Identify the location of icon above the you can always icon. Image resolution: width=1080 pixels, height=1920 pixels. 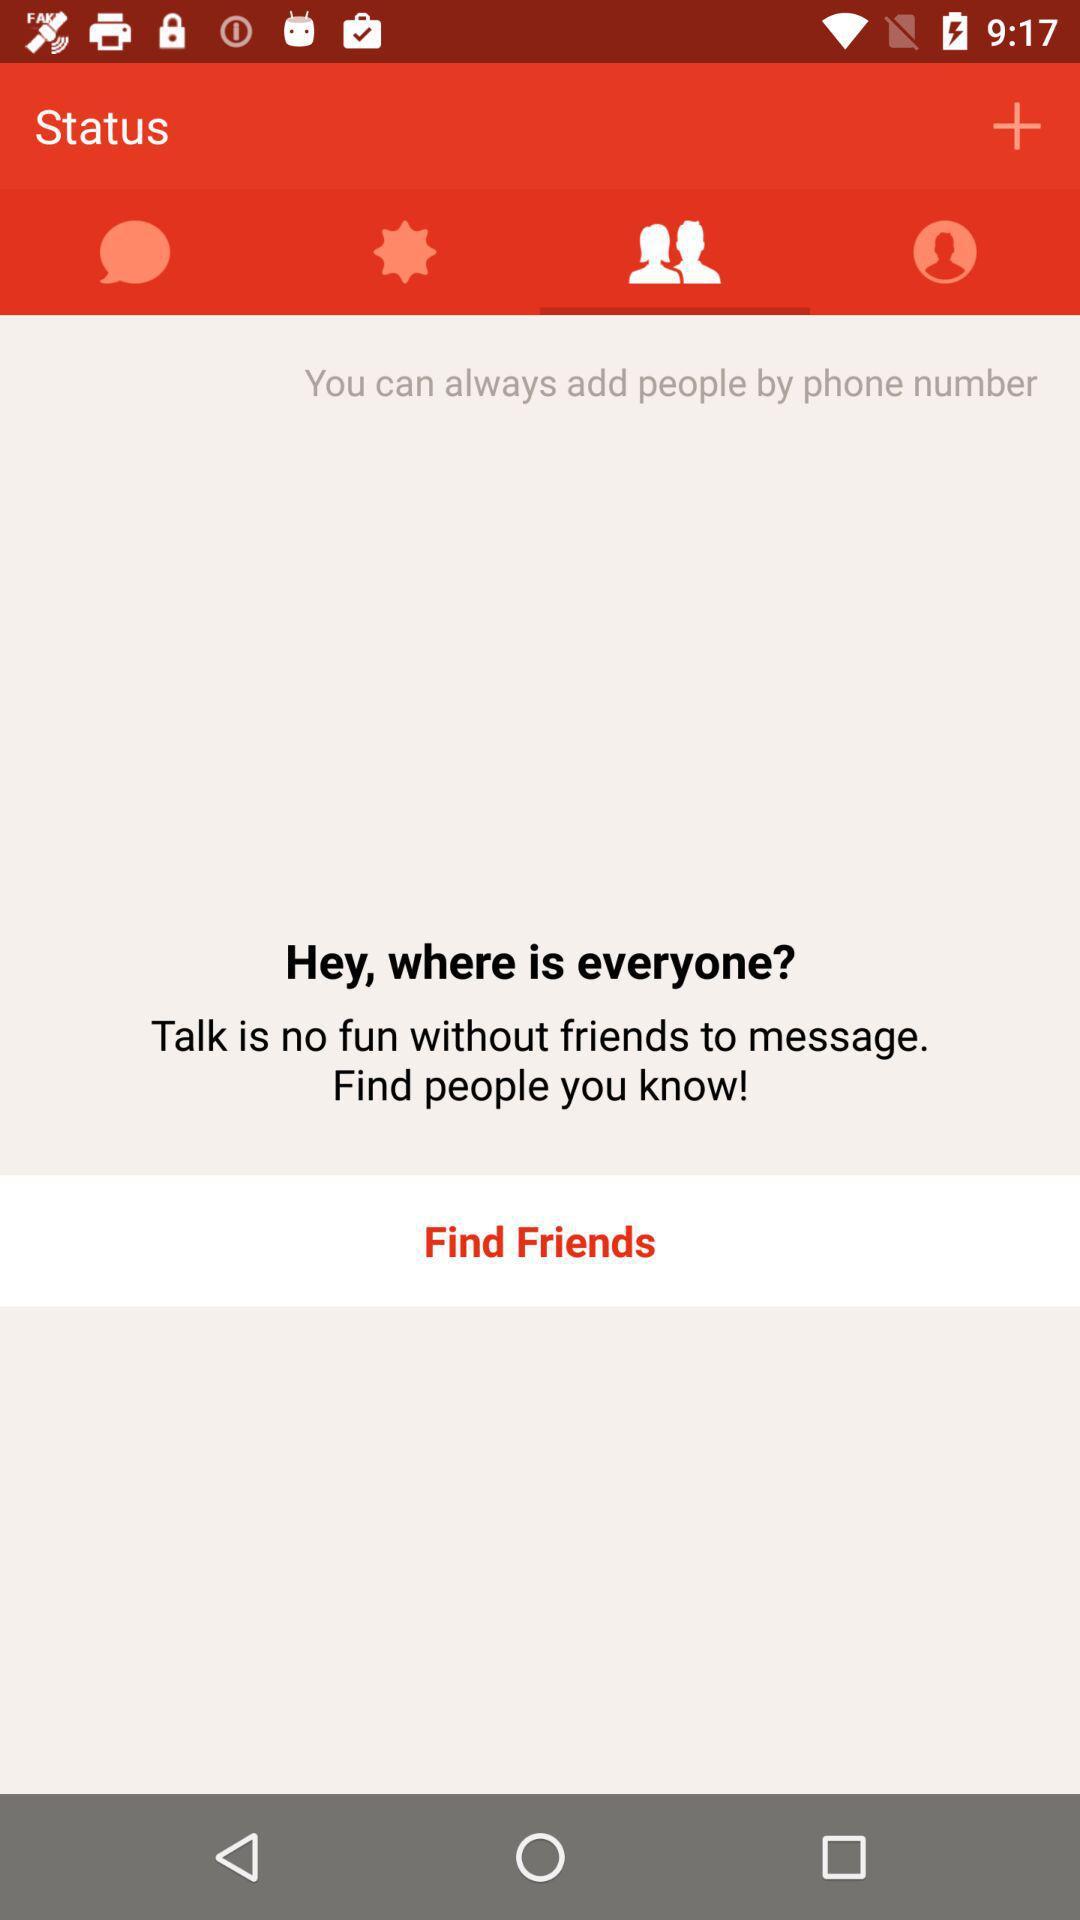
(675, 251).